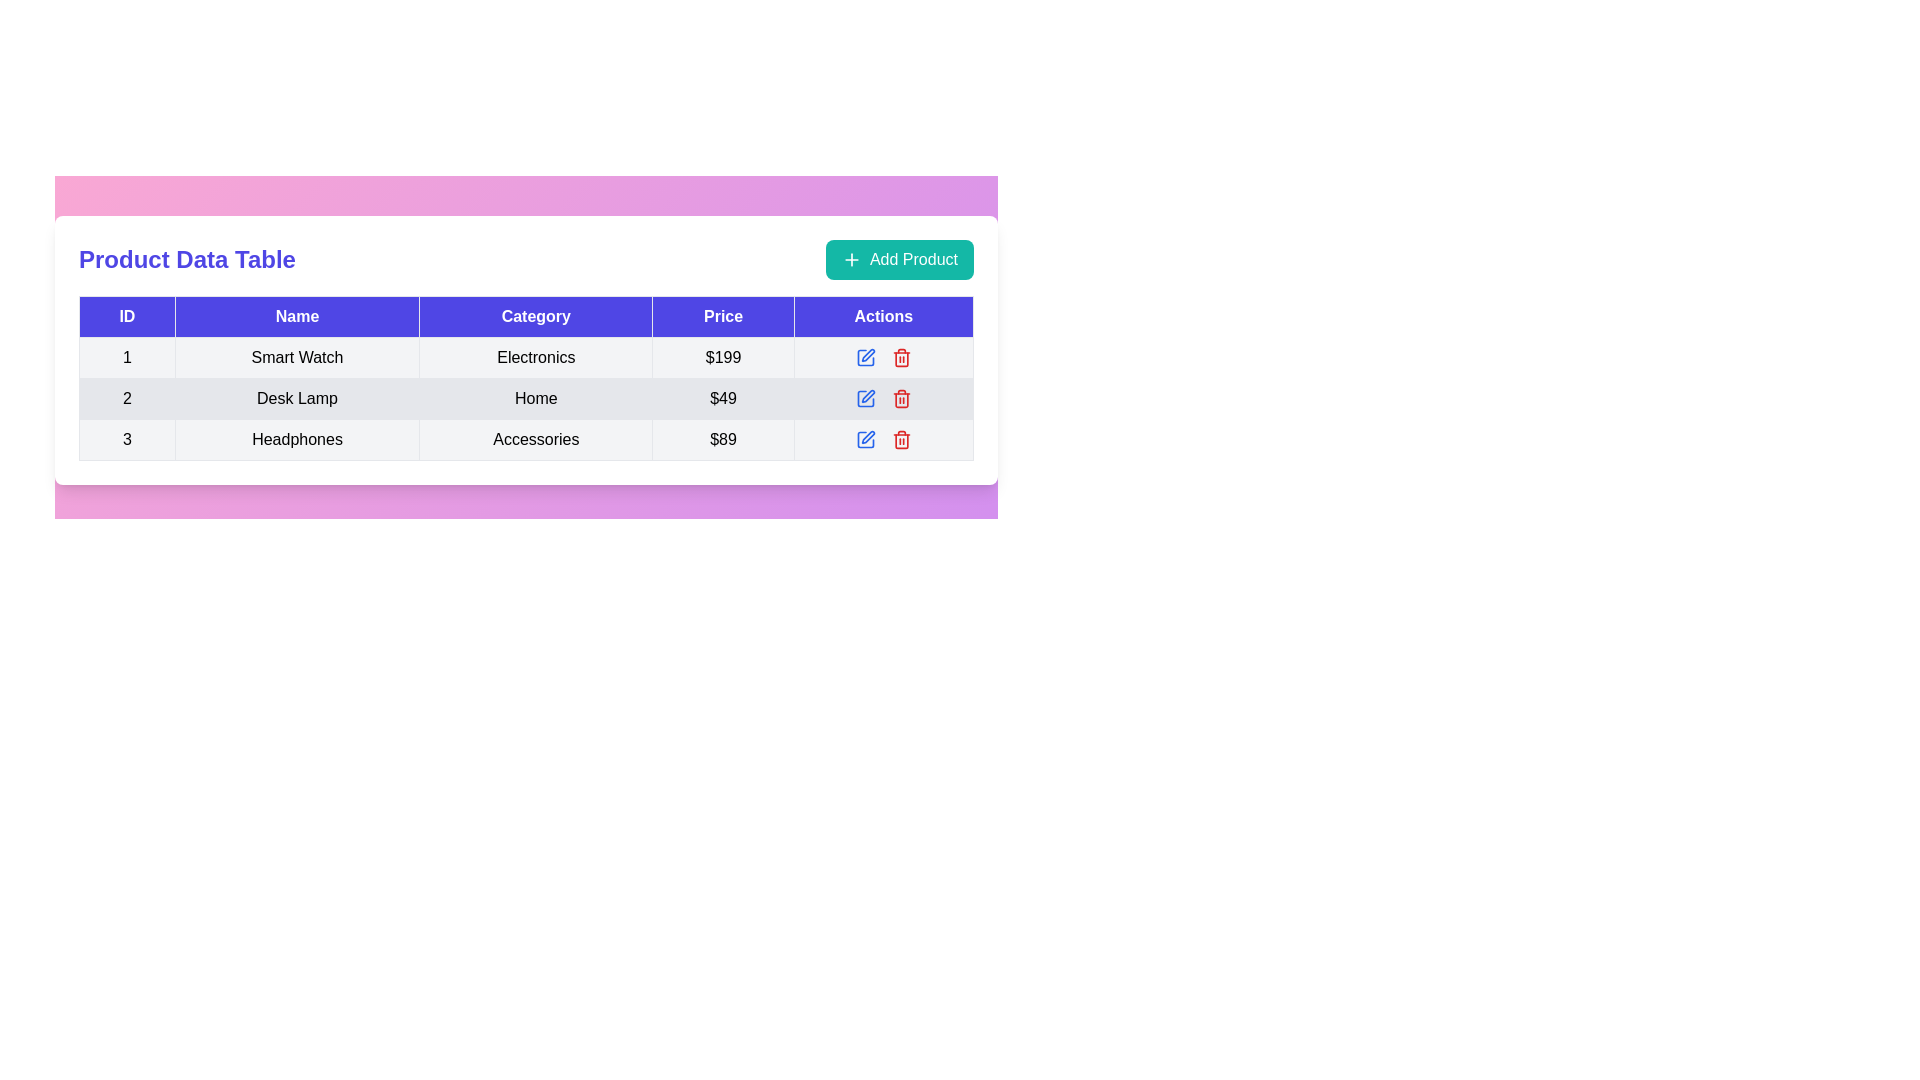  What do you see at coordinates (126, 315) in the screenshot?
I see `the 'ID' header label in the table, which is the first cell in the header row identifying the attribute of the first column` at bounding box center [126, 315].